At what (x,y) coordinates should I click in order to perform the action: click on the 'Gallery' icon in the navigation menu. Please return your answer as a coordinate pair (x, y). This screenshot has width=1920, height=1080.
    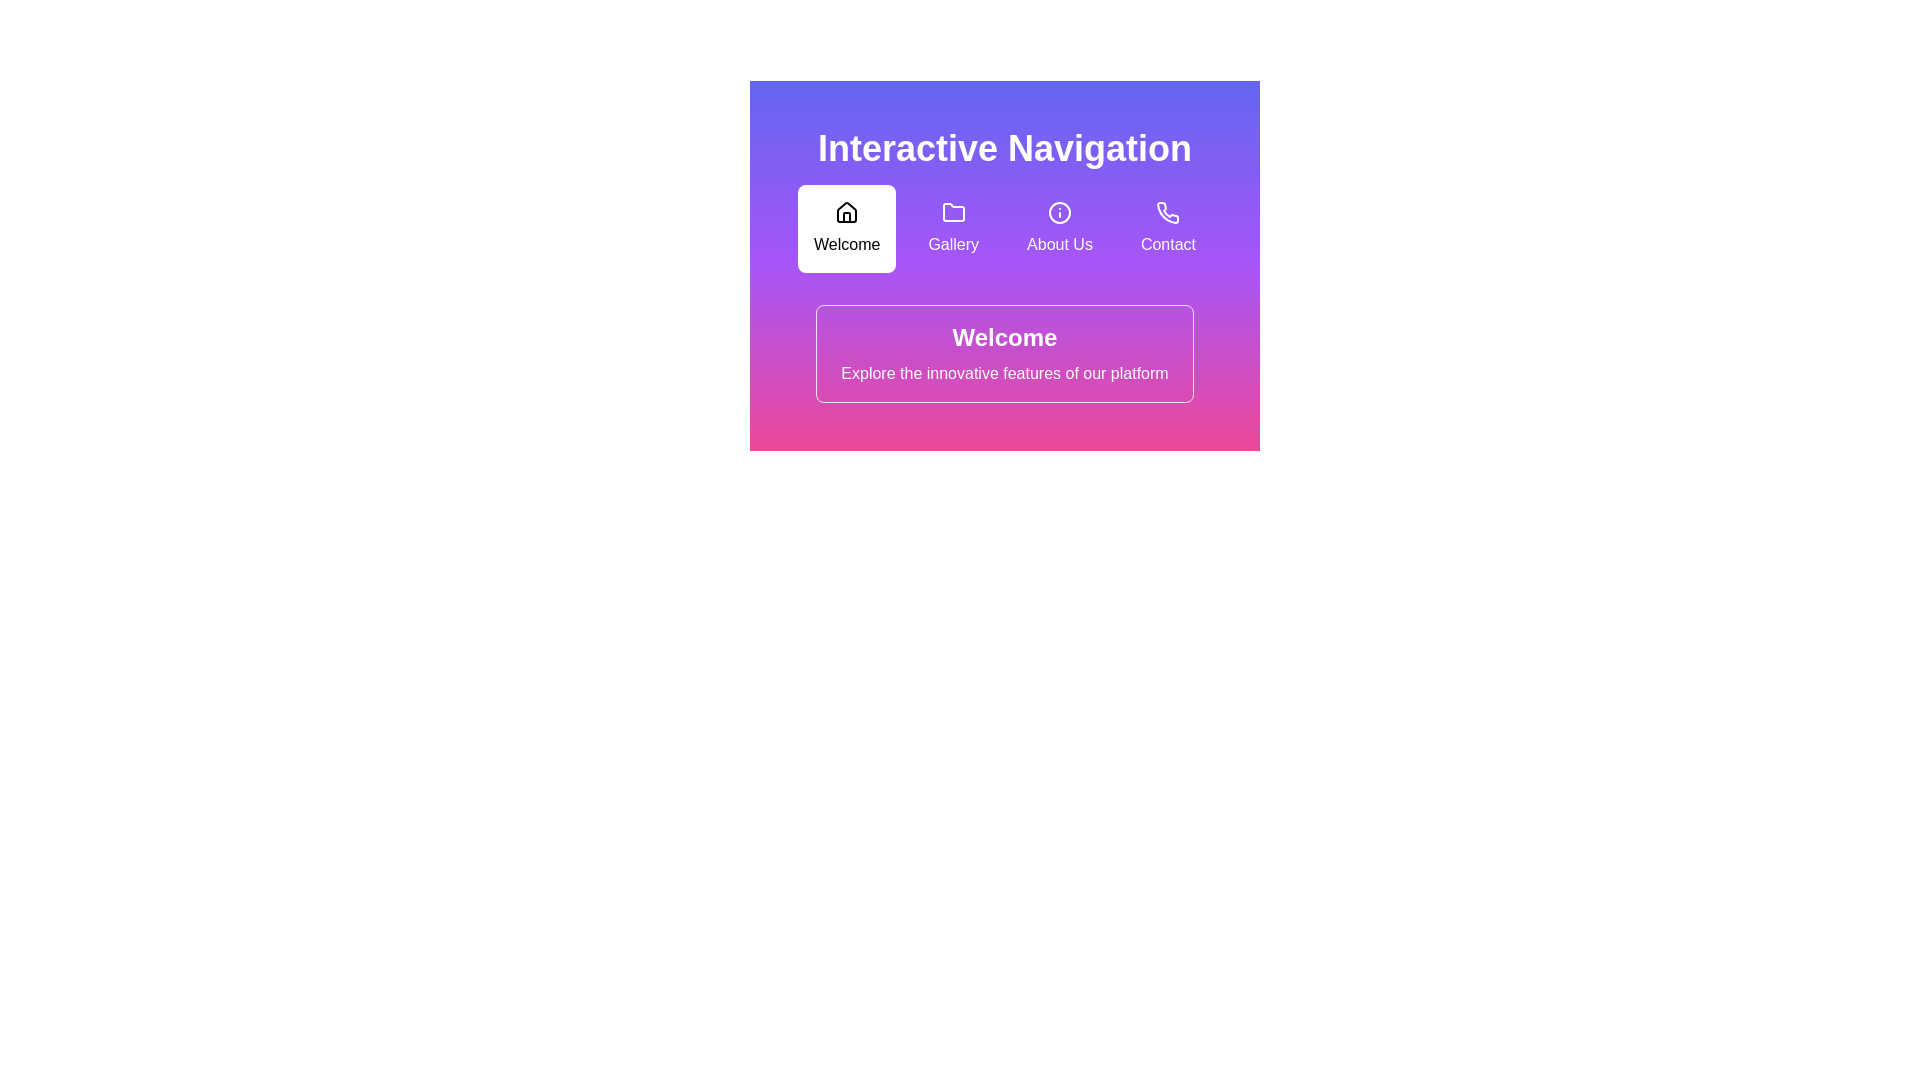
    Looking at the image, I should click on (952, 212).